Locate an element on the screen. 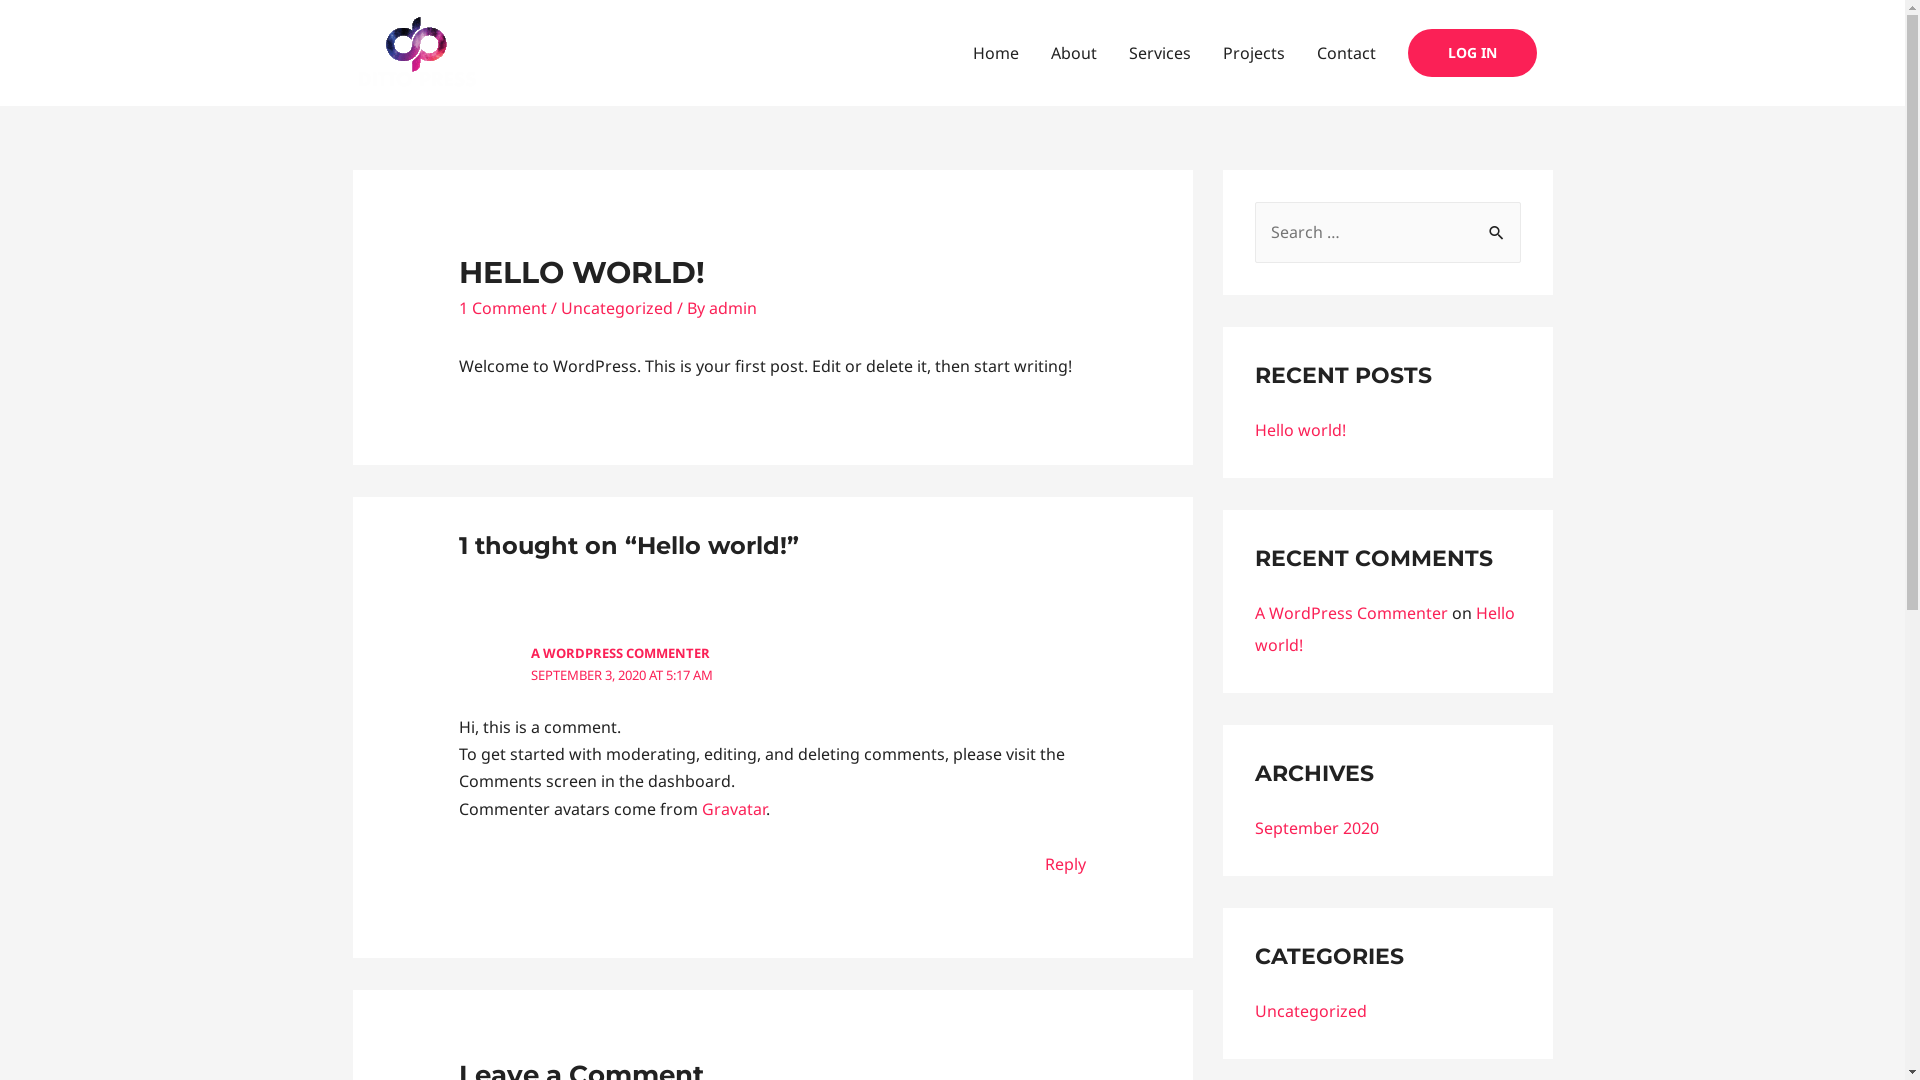  'Home' is located at coordinates (994, 52).